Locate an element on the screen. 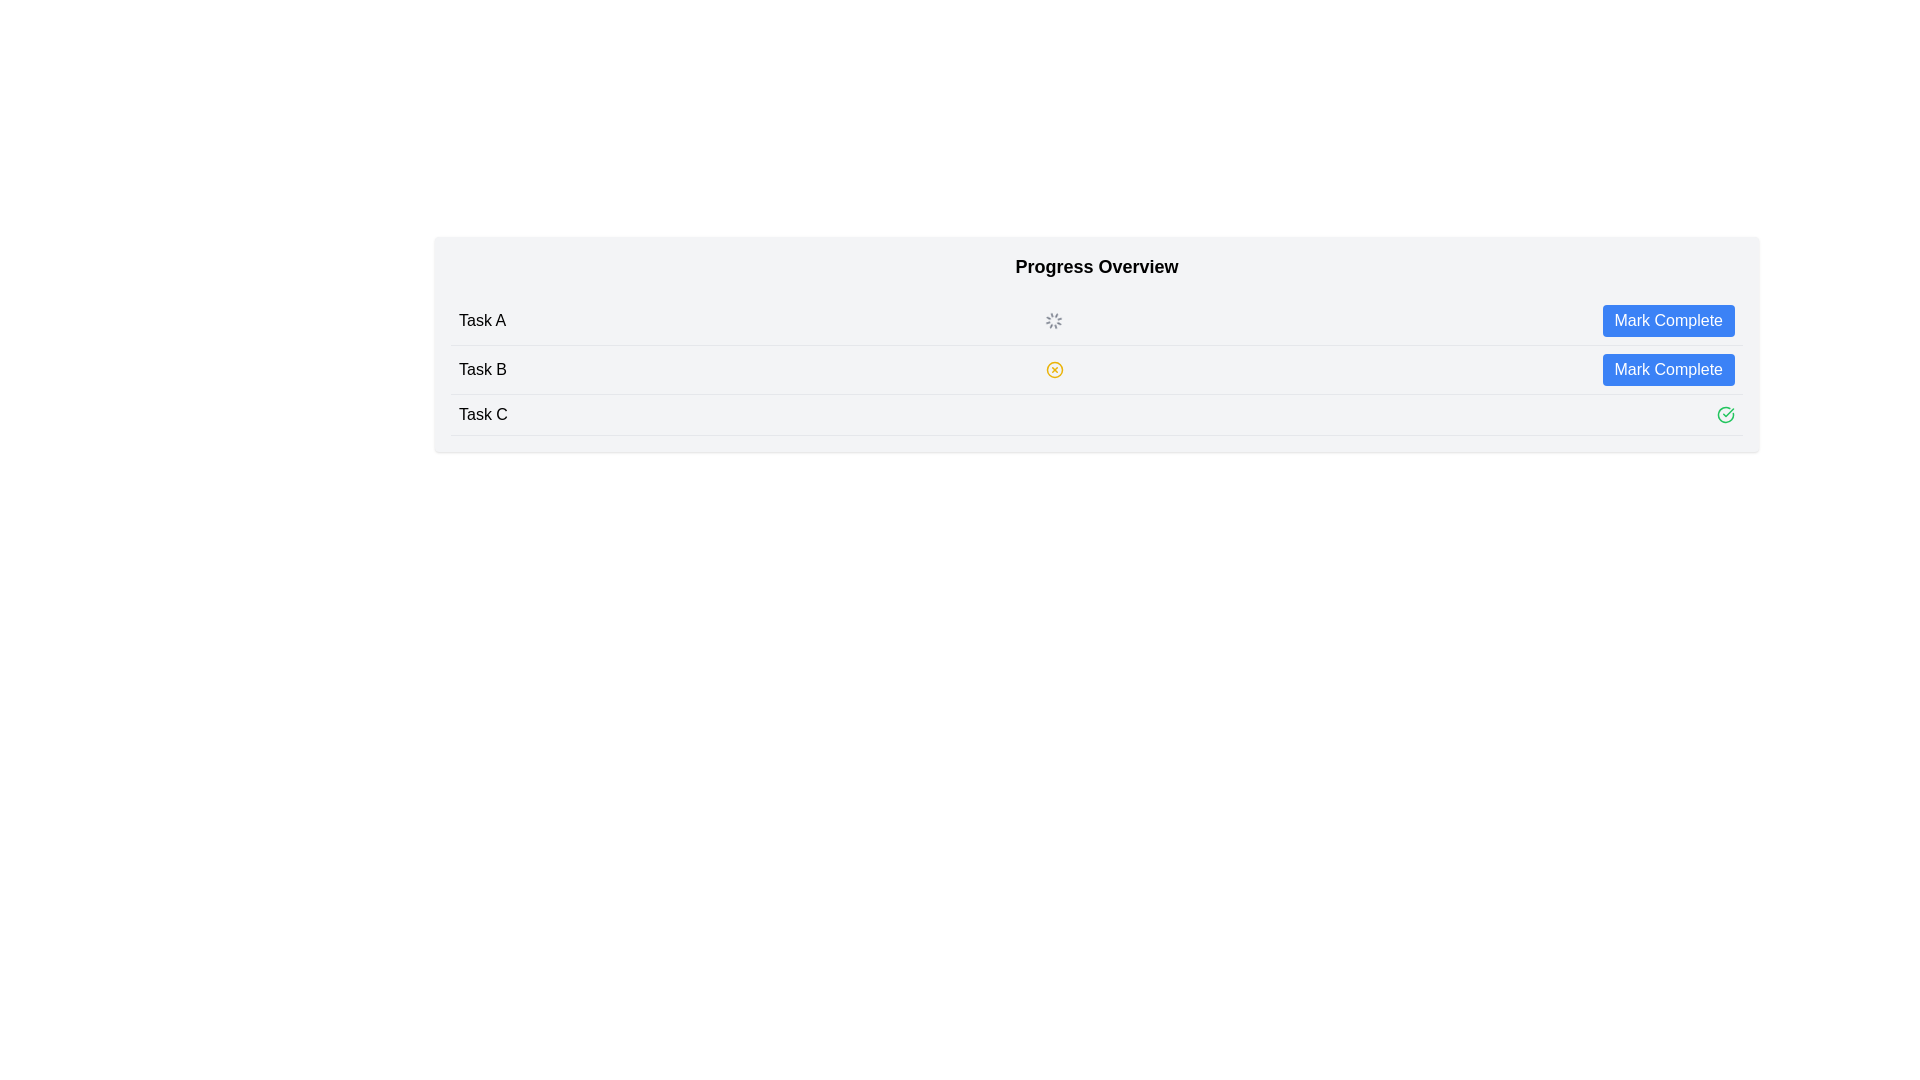 Image resolution: width=1920 pixels, height=1080 pixels. the alert or error indicator icon located in the Progress Overview section next to Task B is located at coordinates (1053, 370).